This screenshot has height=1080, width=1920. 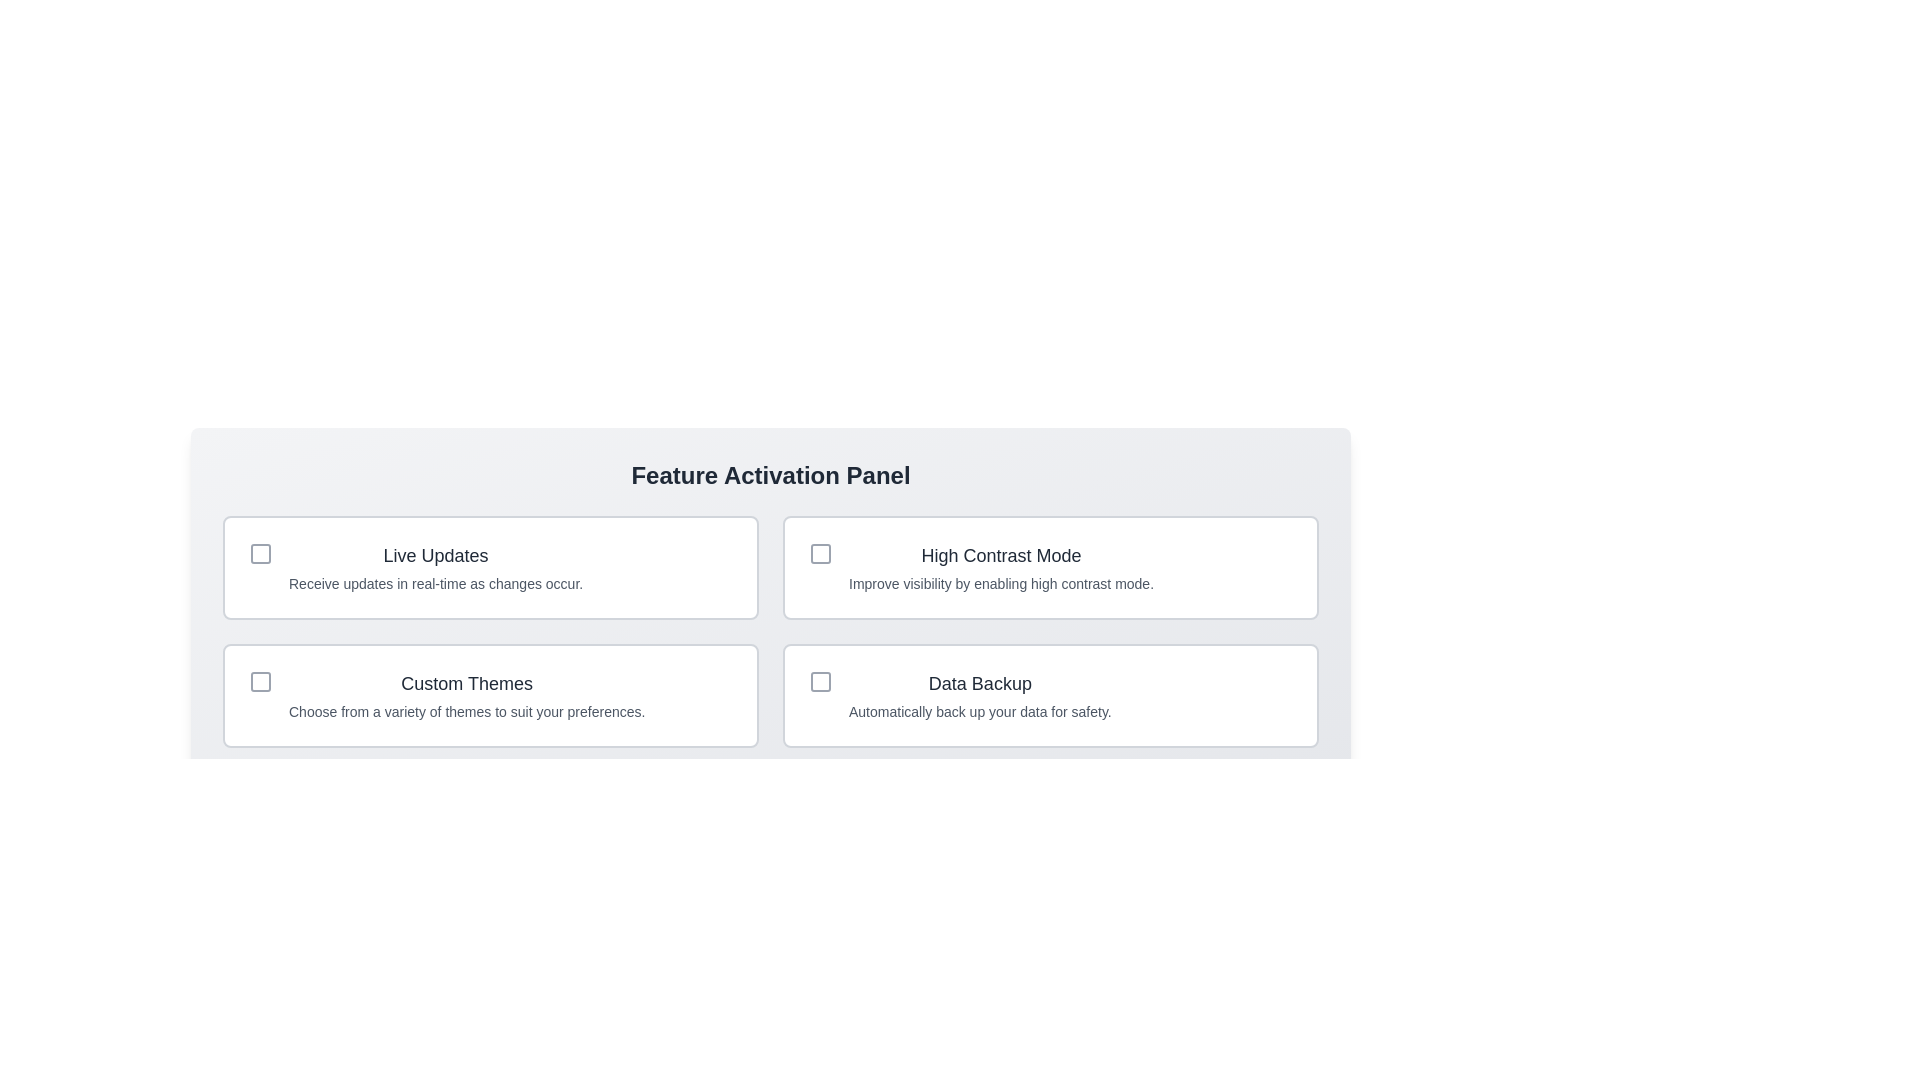 I want to click on the text label that reads 'Receive updates in real-time as changes occur.', which is styled in a small, gray font and located beneath the 'Live Updates' title, so click(x=435, y=583).